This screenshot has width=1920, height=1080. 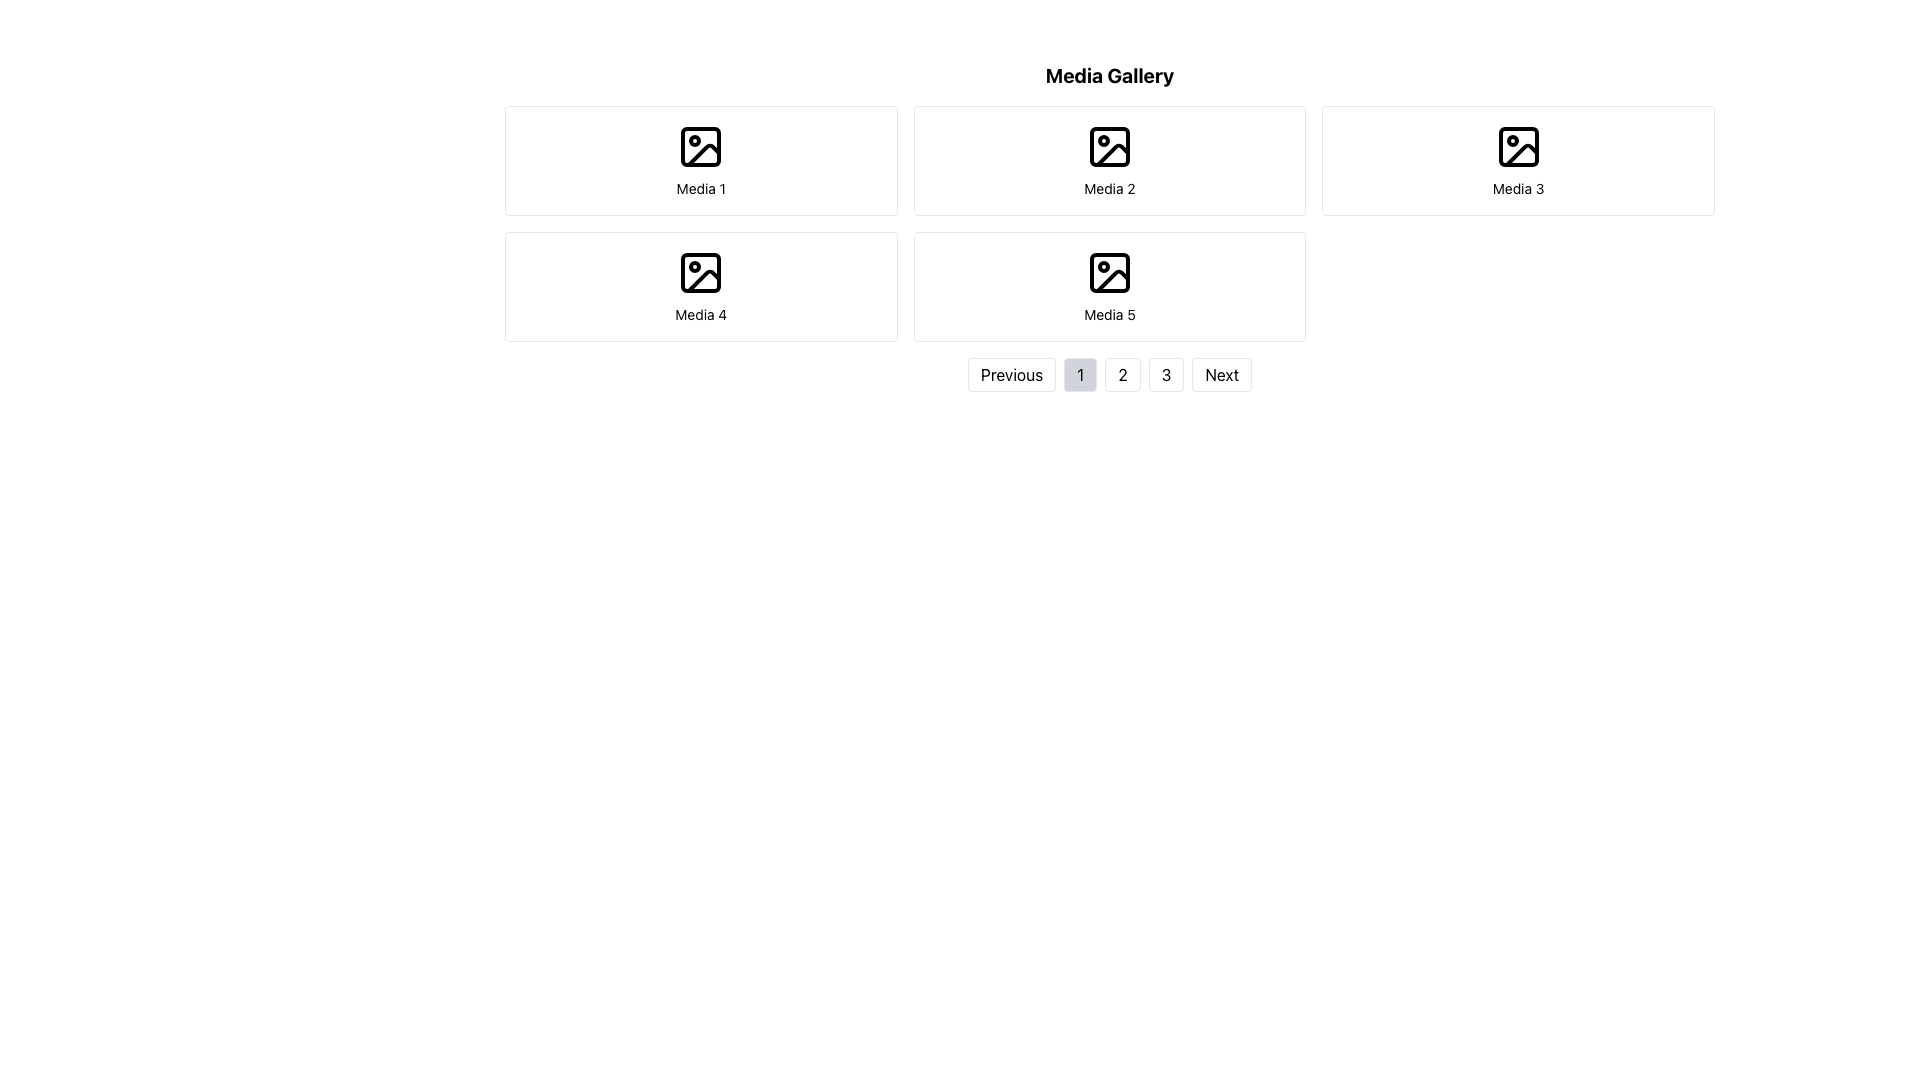 What do you see at coordinates (1108, 189) in the screenshot?
I see `the text label displaying 'Media 2', which is positioned below an image placeholder in the second column of the first row in a grid layout` at bounding box center [1108, 189].